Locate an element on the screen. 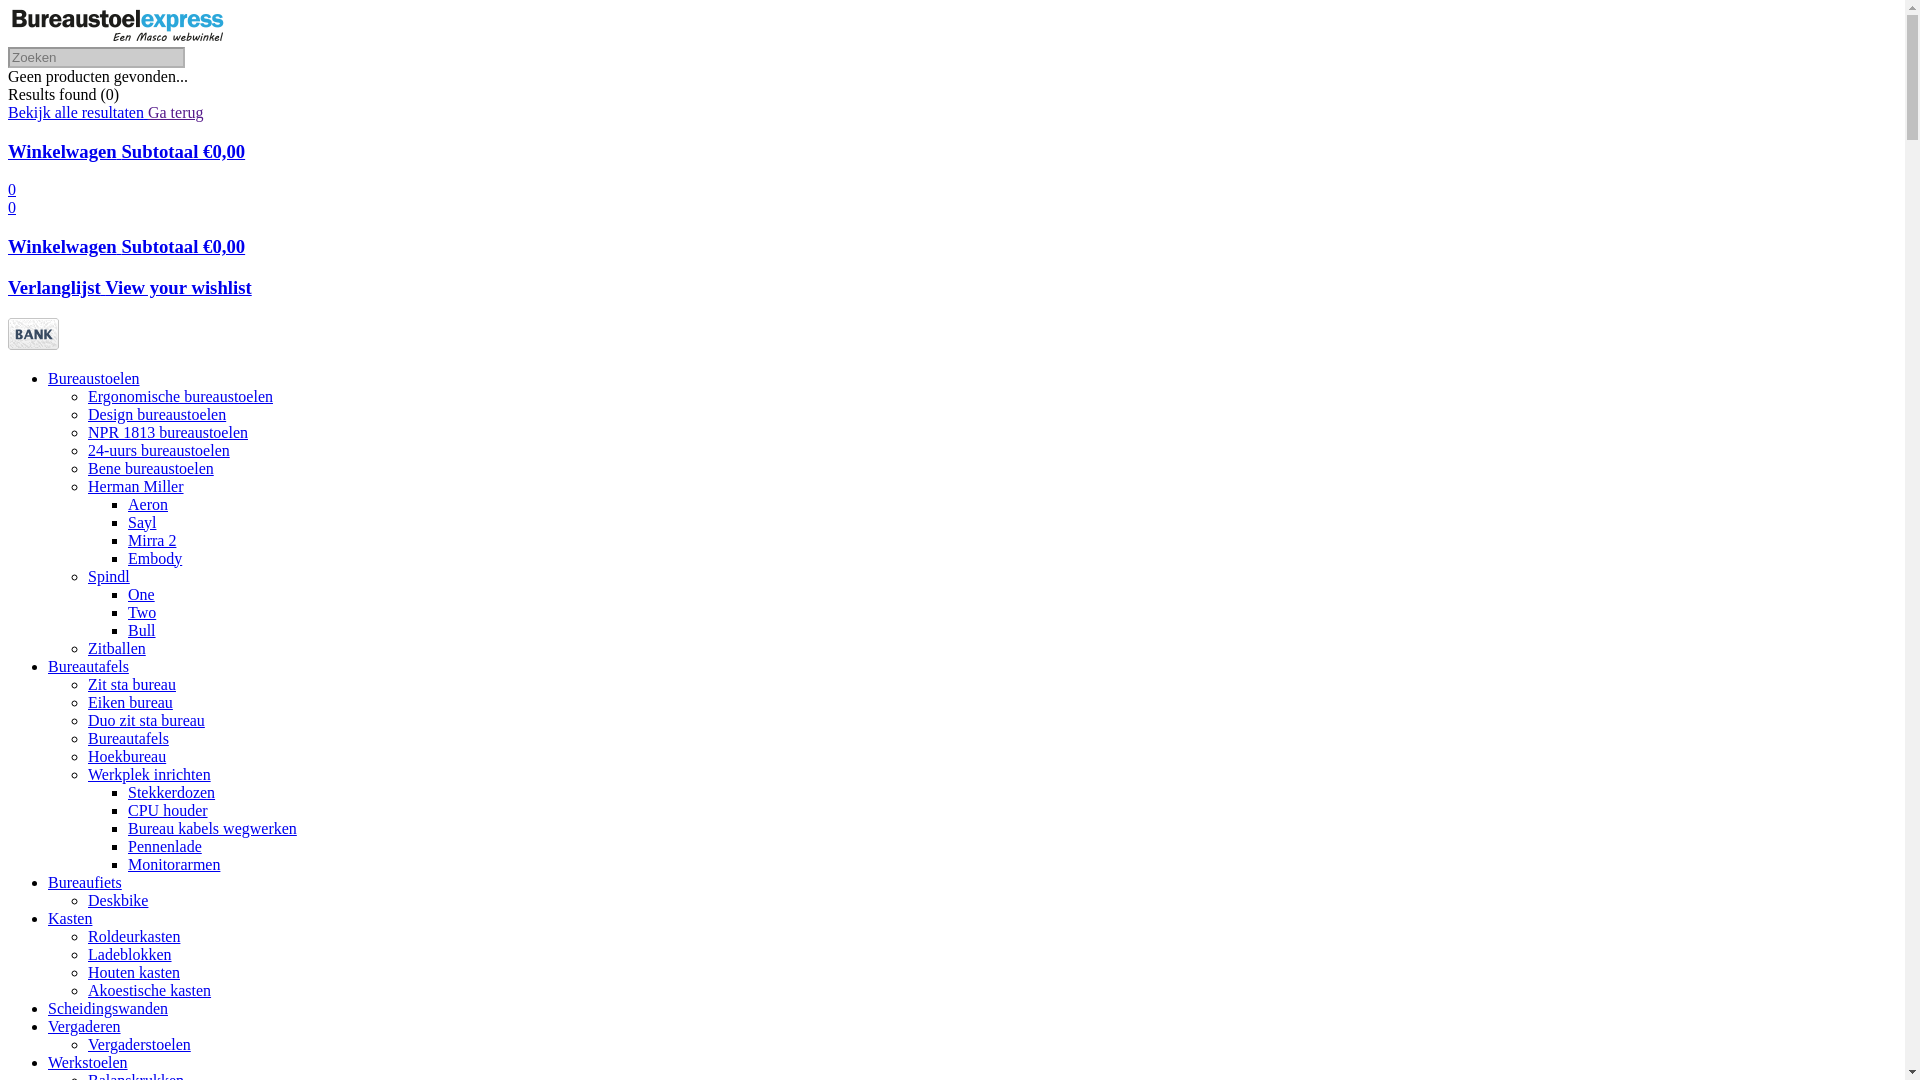  '24-uurs bureaustoelen' is located at coordinates (157, 450).